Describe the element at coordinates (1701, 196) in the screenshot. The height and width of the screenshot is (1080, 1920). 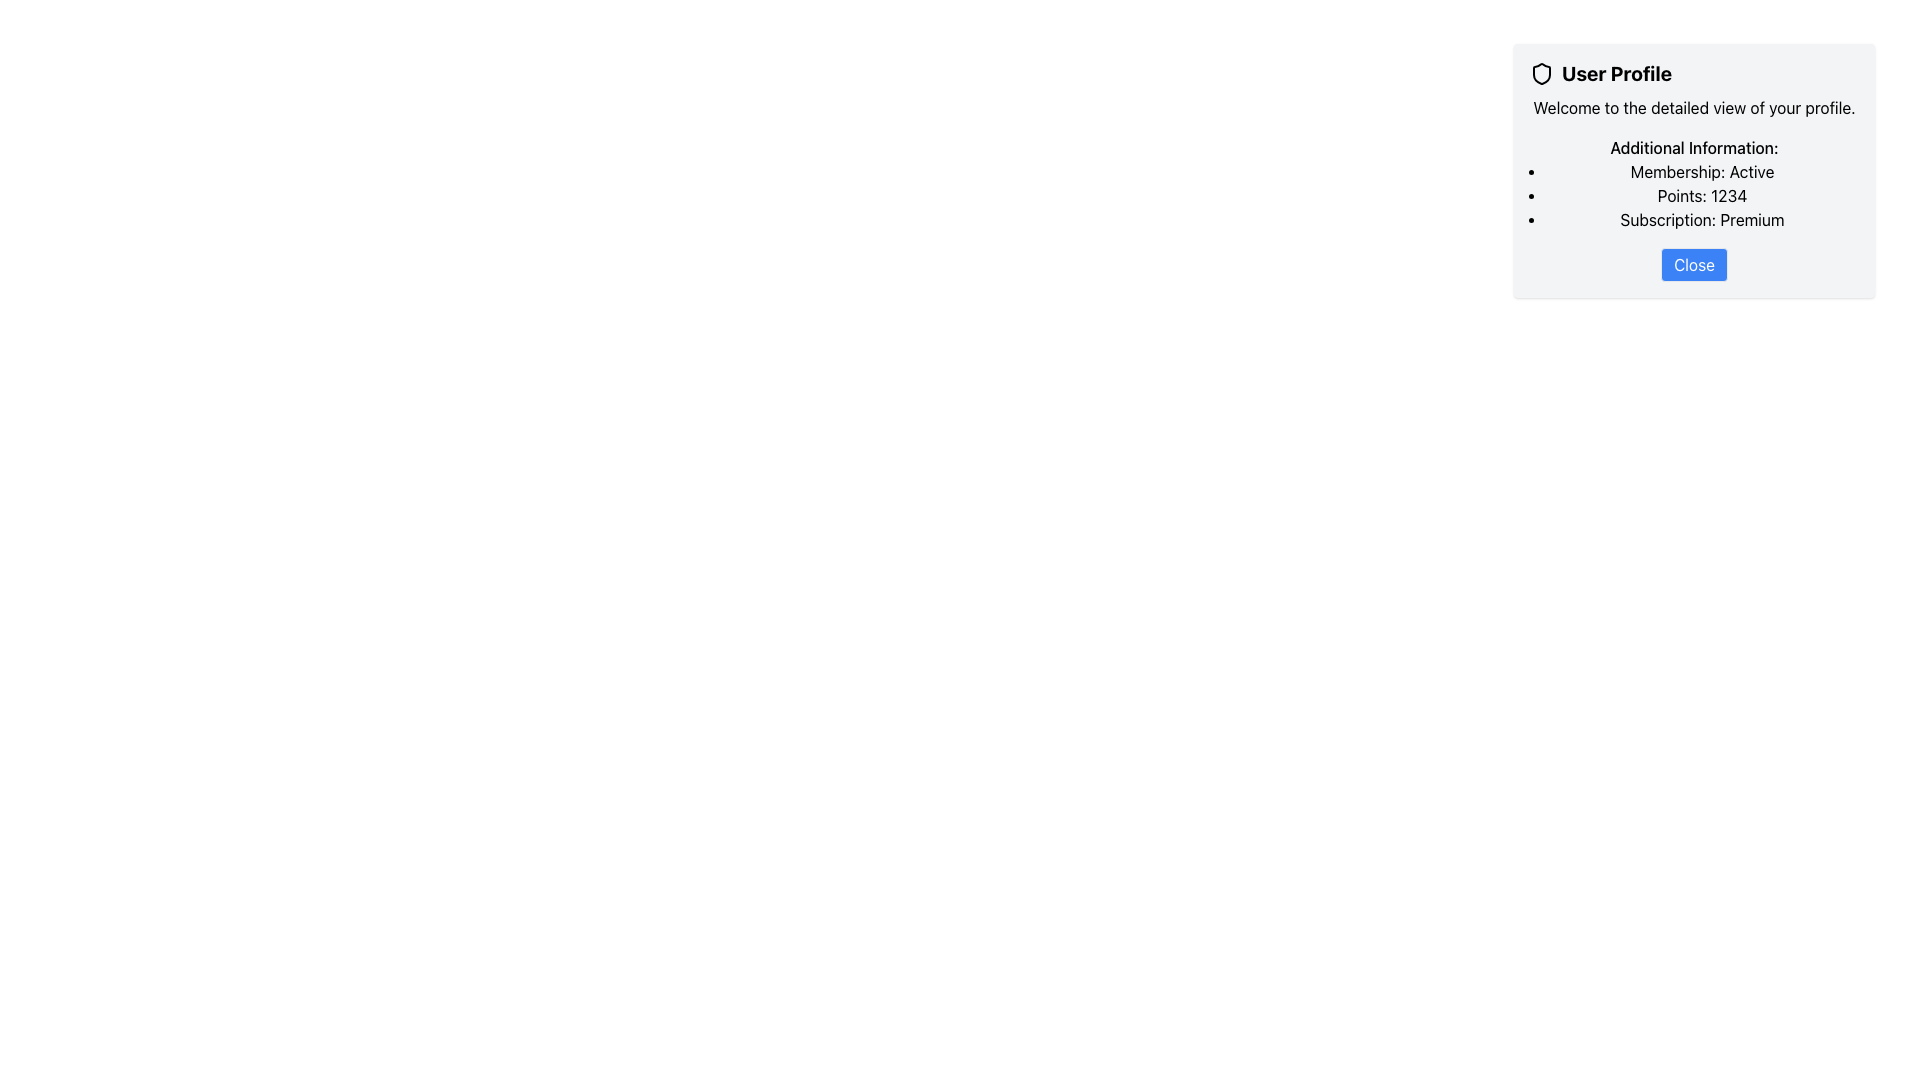
I see `the total points value text element, which is the second item in the bulleted list under the 'Additional Information' heading, if it is interactive` at that location.